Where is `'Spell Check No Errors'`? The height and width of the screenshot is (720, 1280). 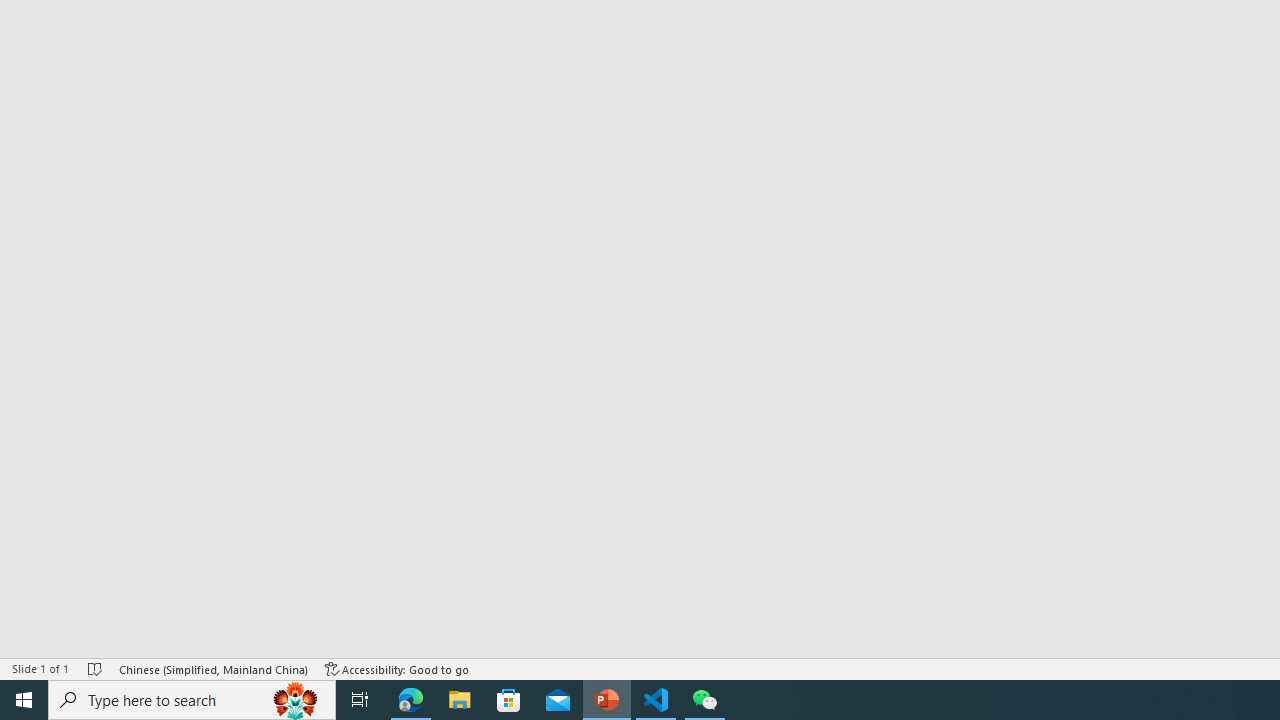
'Spell Check No Errors' is located at coordinates (95, 669).